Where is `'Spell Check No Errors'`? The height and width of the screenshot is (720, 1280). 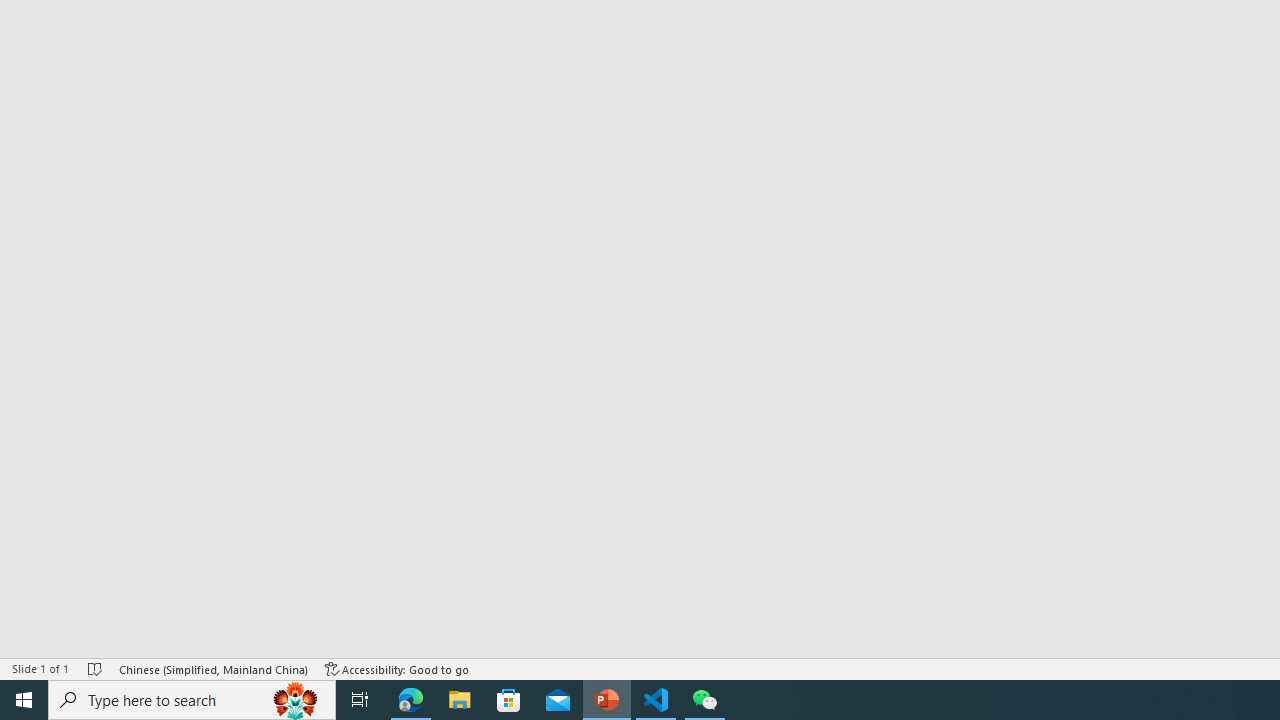
'Spell Check No Errors' is located at coordinates (95, 669).